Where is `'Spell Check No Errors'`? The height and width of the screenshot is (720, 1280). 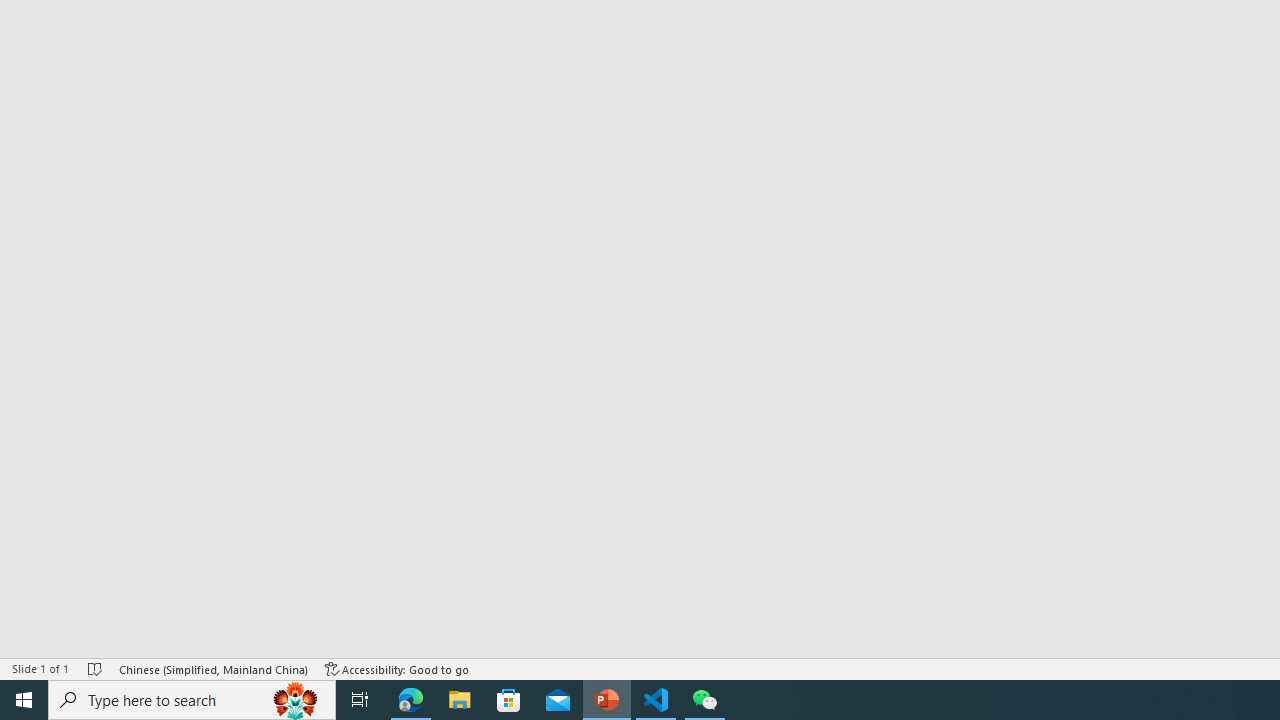
'Spell Check No Errors' is located at coordinates (95, 669).